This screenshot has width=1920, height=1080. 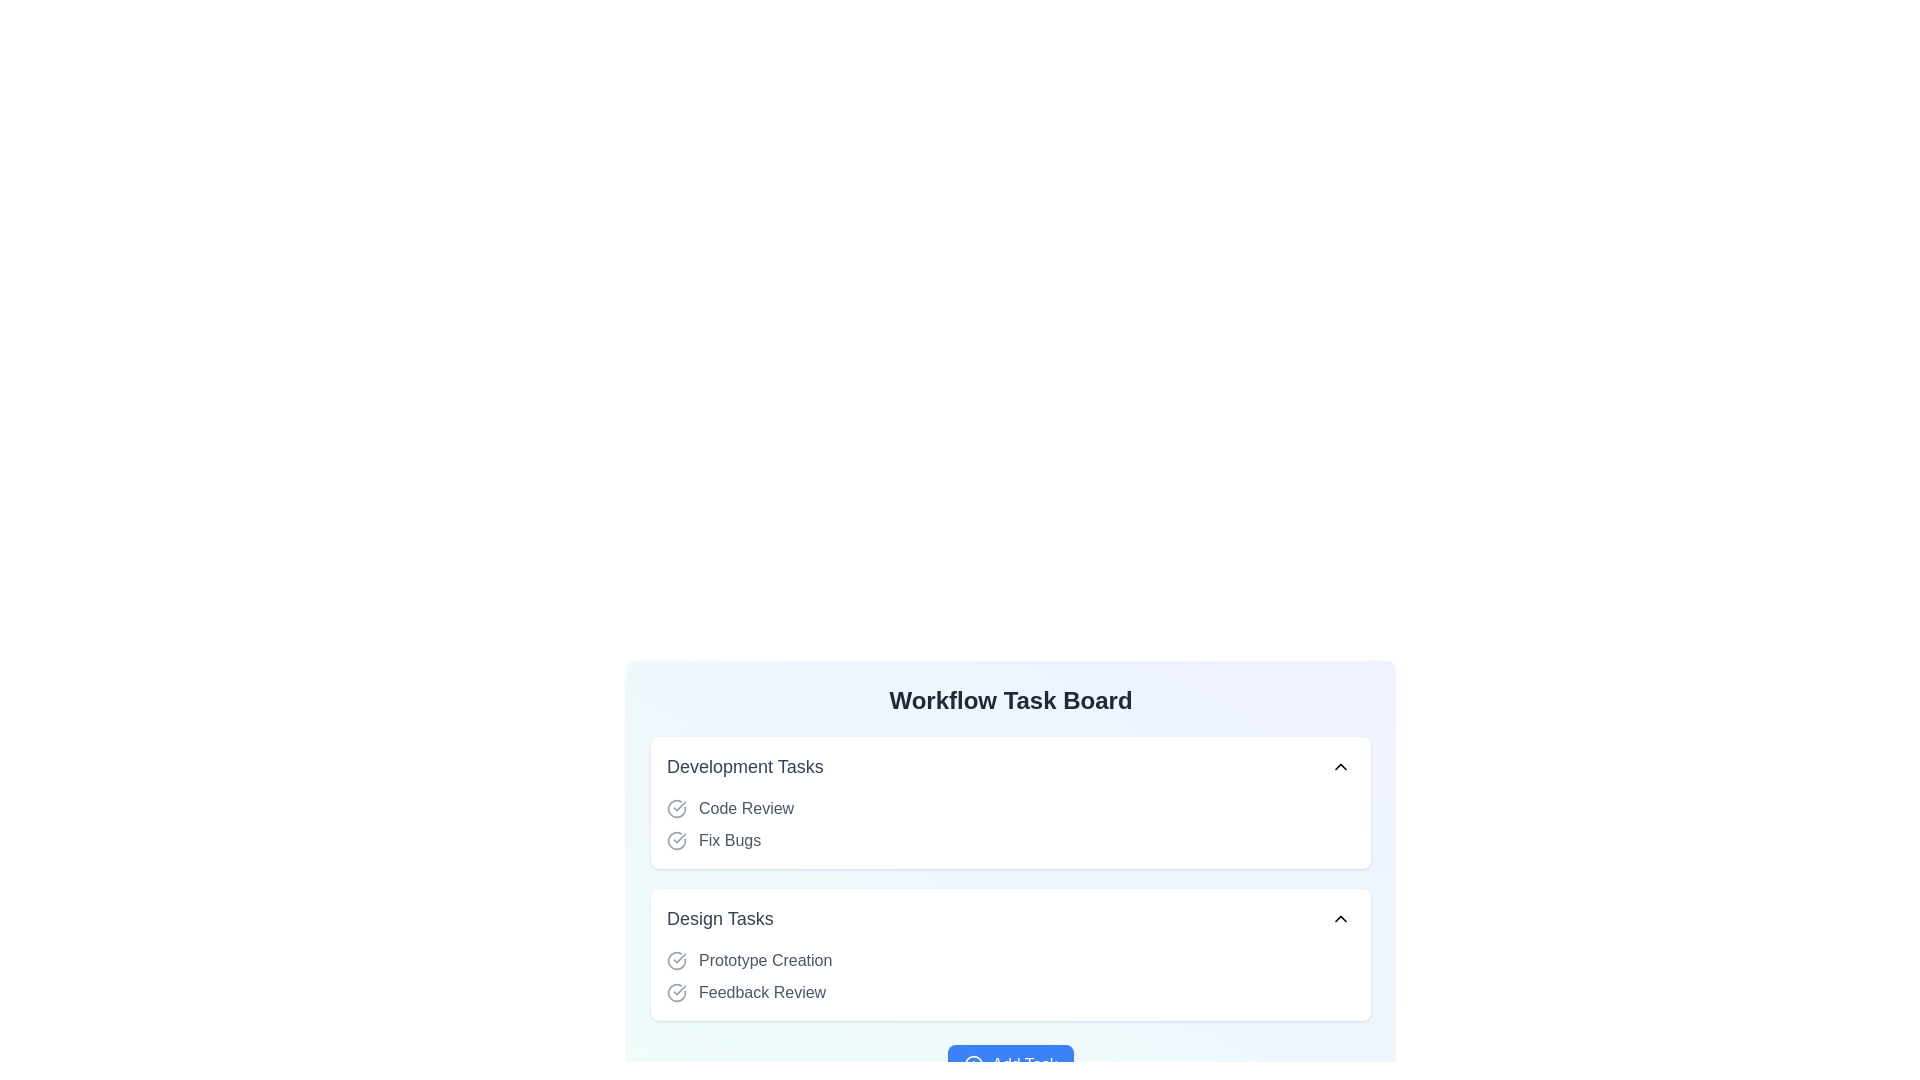 What do you see at coordinates (676, 992) in the screenshot?
I see `the circular checkmark icon located to the left of the 'Feedback Review' text in the 'Design Tasks' section` at bounding box center [676, 992].